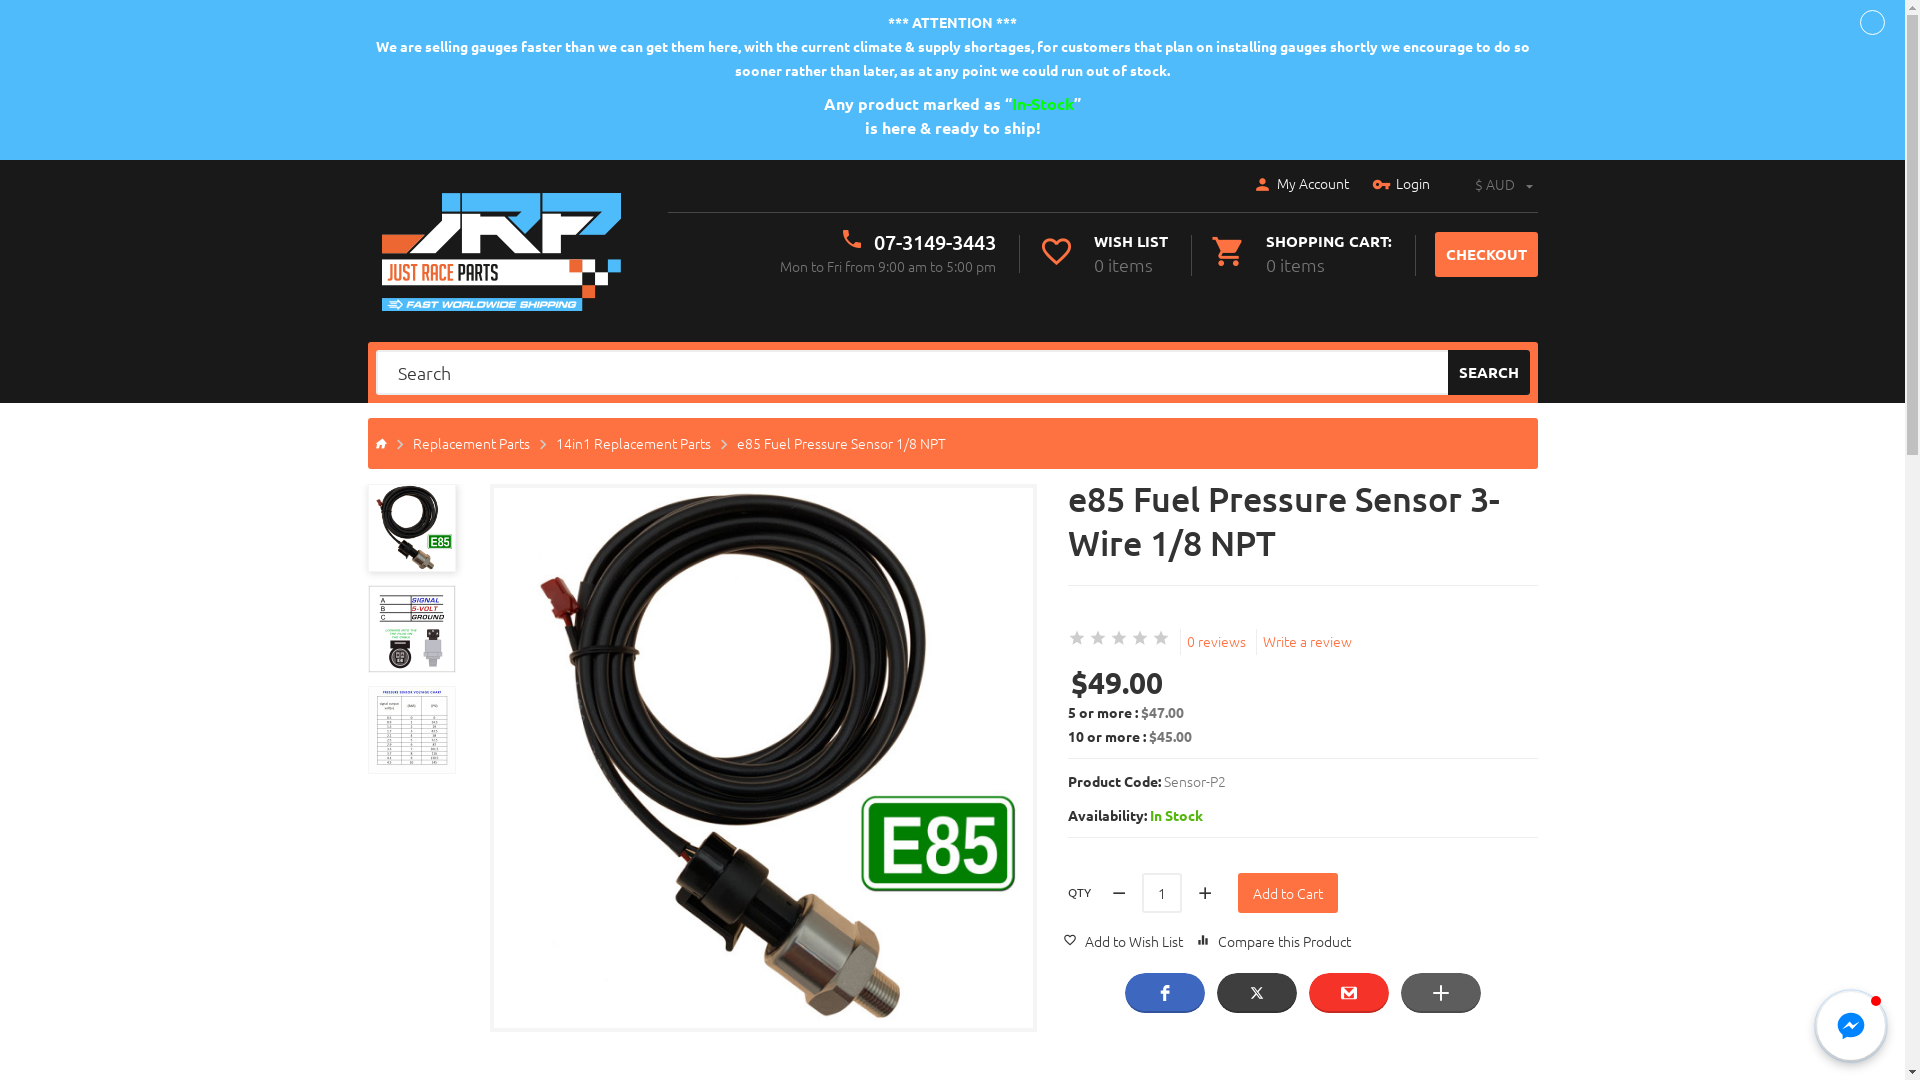 This screenshot has height=1080, width=1920. What do you see at coordinates (1255, 992) in the screenshot?
I see `'Twitter'` at bounding box center [1255, 992].